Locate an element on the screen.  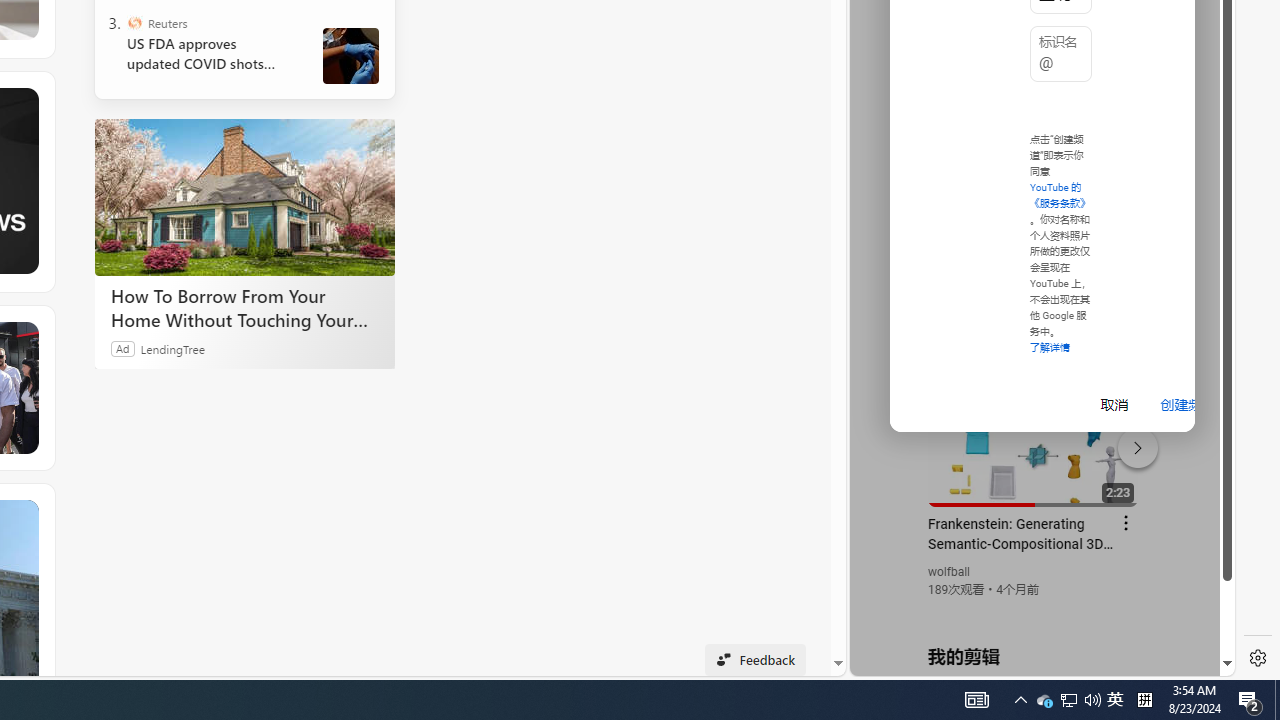
'How To Borrow From Your Home Without Touching Your Mortgage' is located at coordinates (244, 197).